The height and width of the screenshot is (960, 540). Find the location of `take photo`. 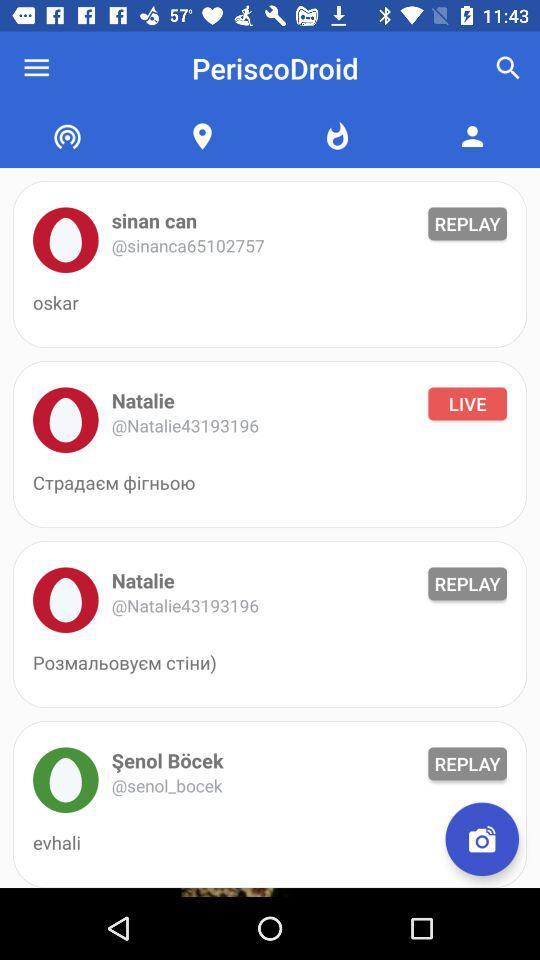

take photo is located at coordinates (481, 839).